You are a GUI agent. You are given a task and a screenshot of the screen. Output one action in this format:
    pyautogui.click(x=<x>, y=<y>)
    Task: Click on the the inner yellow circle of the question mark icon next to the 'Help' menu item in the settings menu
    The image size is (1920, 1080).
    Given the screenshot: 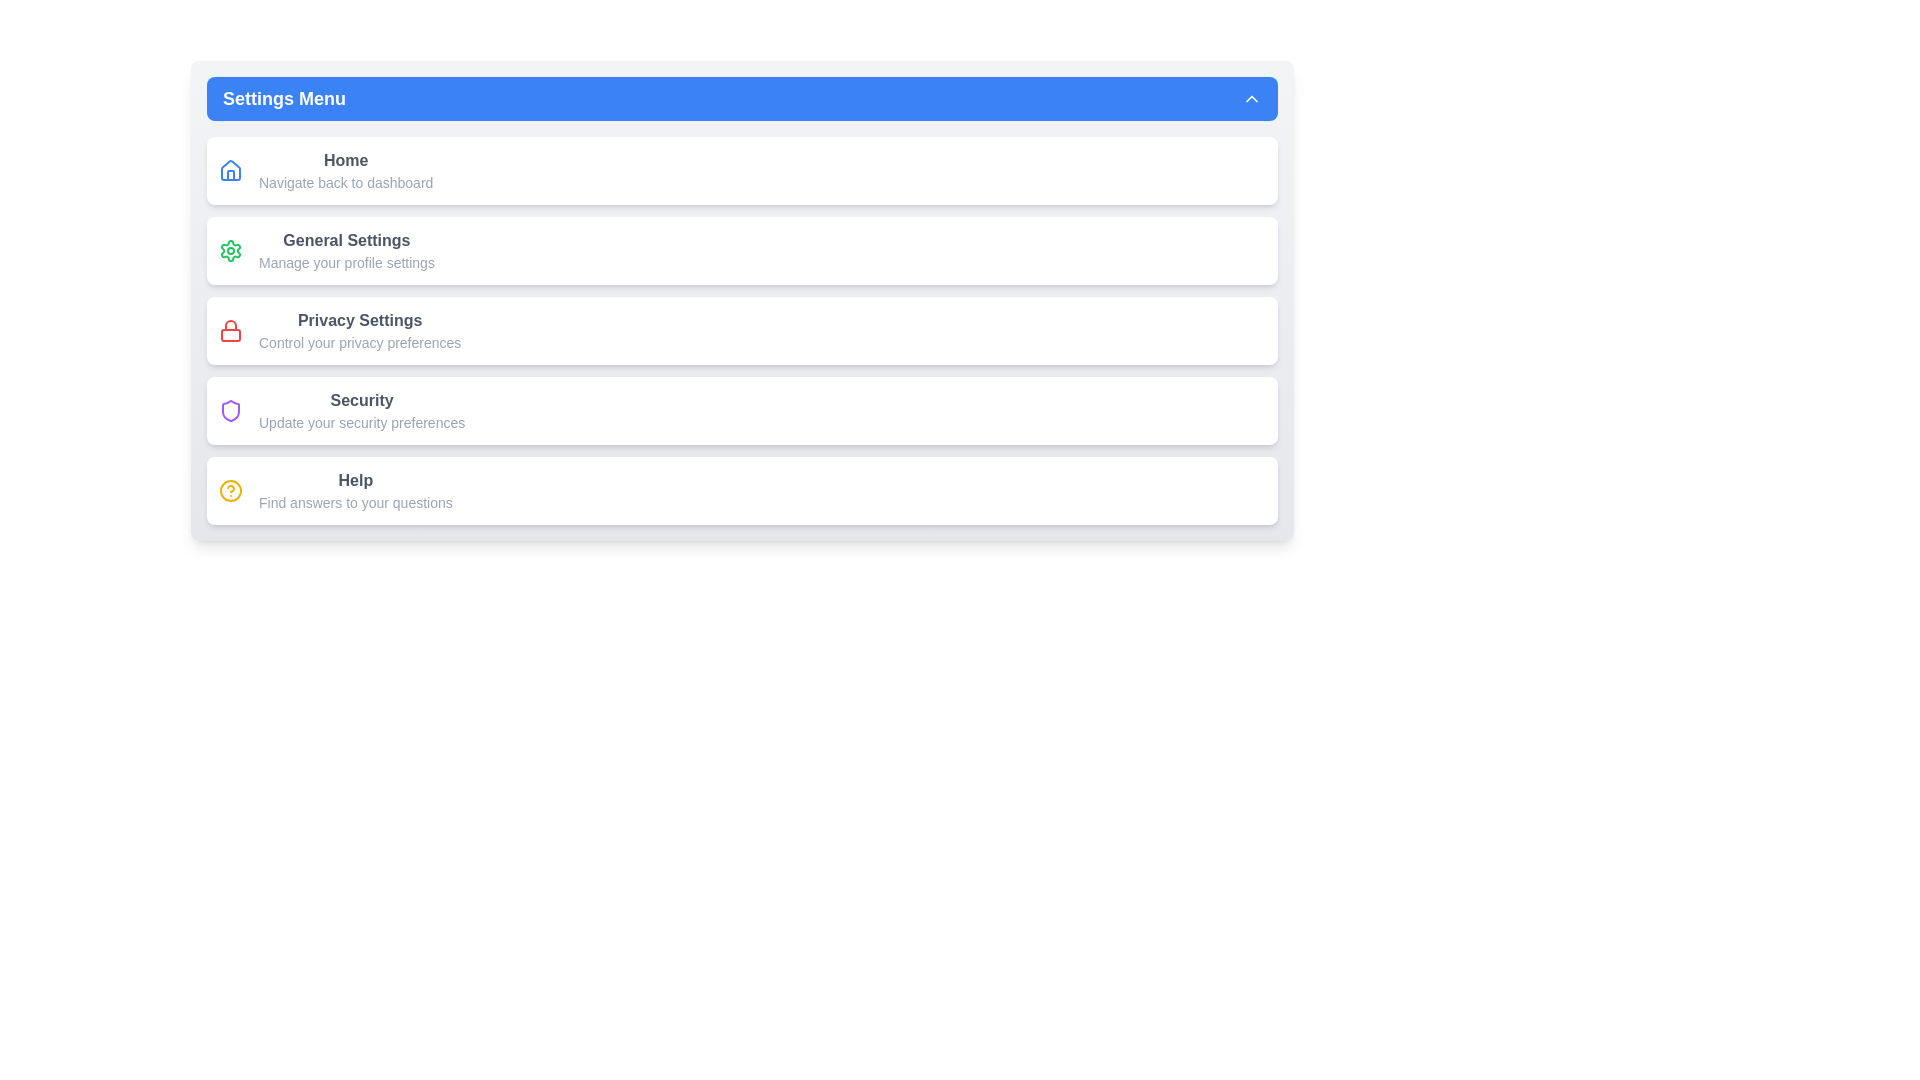 What is the action you would take?
    pyautogui.click(x=230, y=490)
    